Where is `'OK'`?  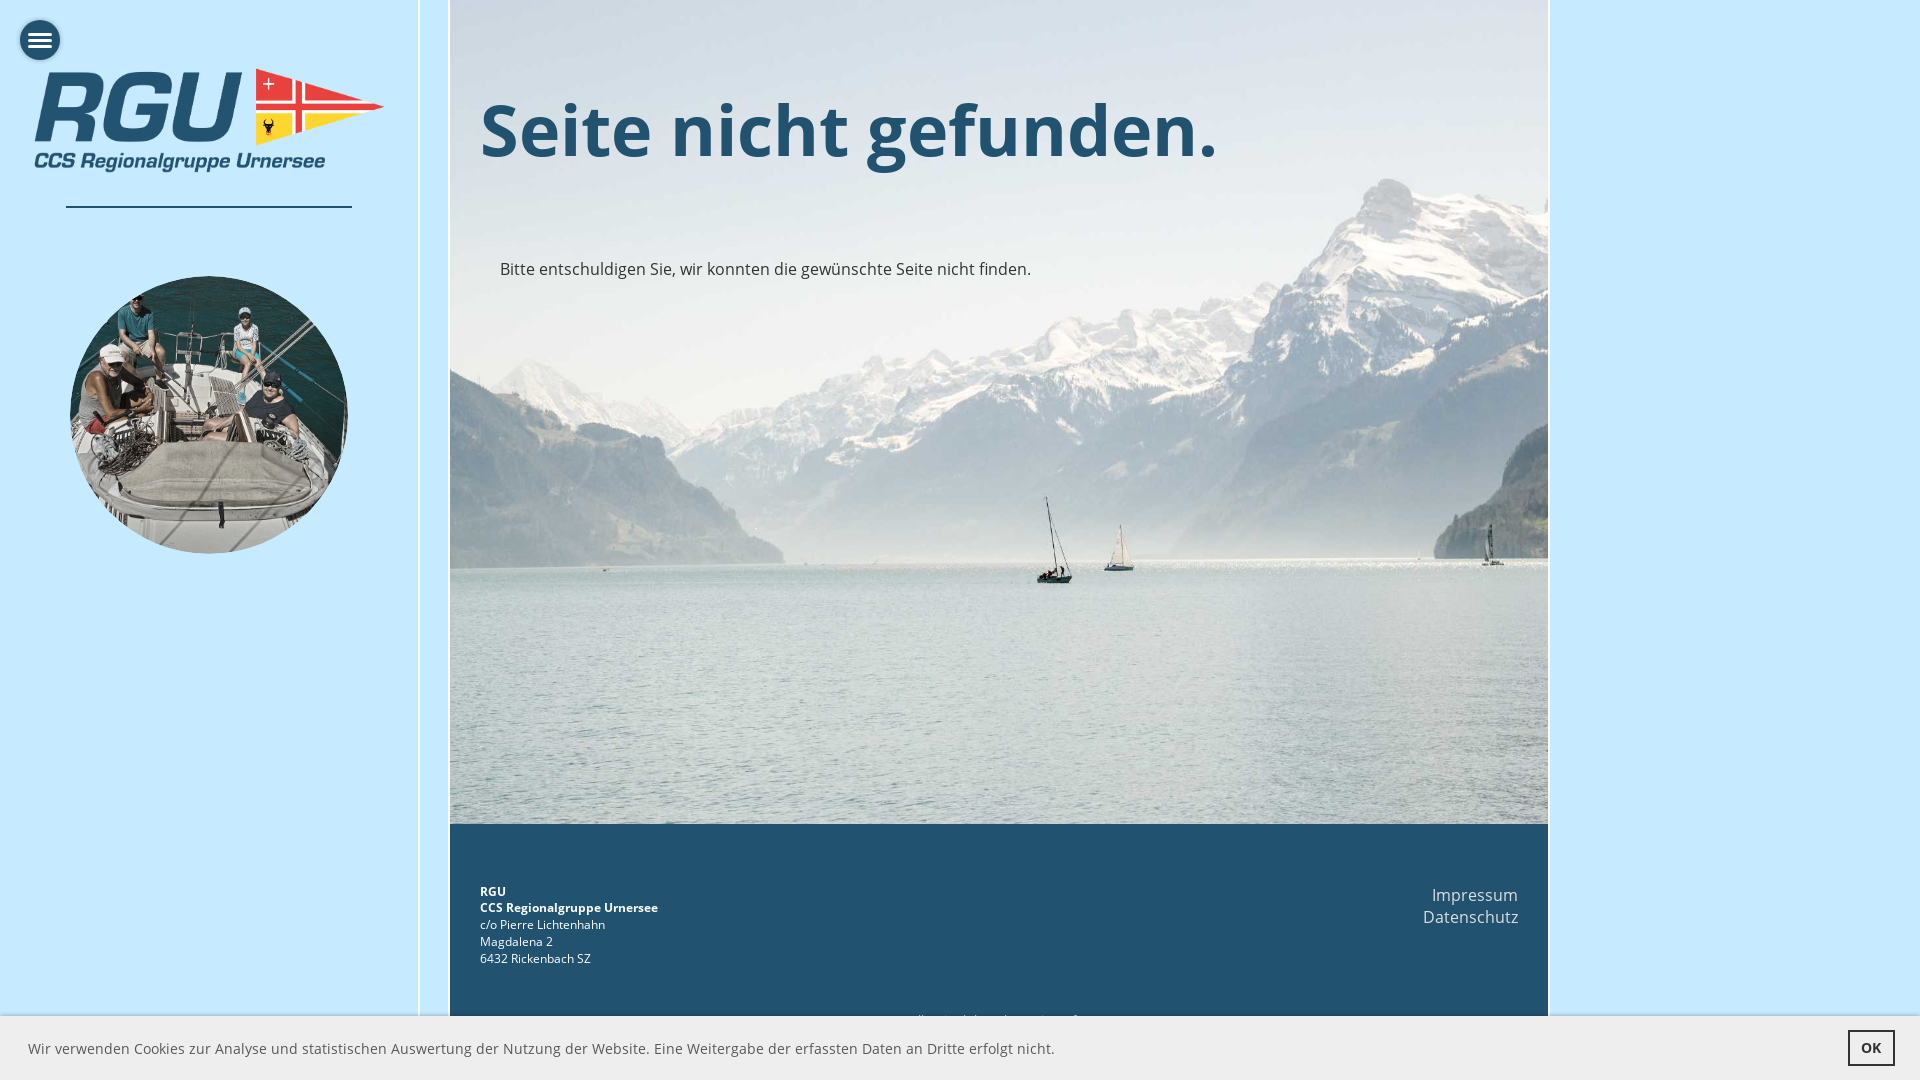 'OK' is located at coordinates (1870, 1047).